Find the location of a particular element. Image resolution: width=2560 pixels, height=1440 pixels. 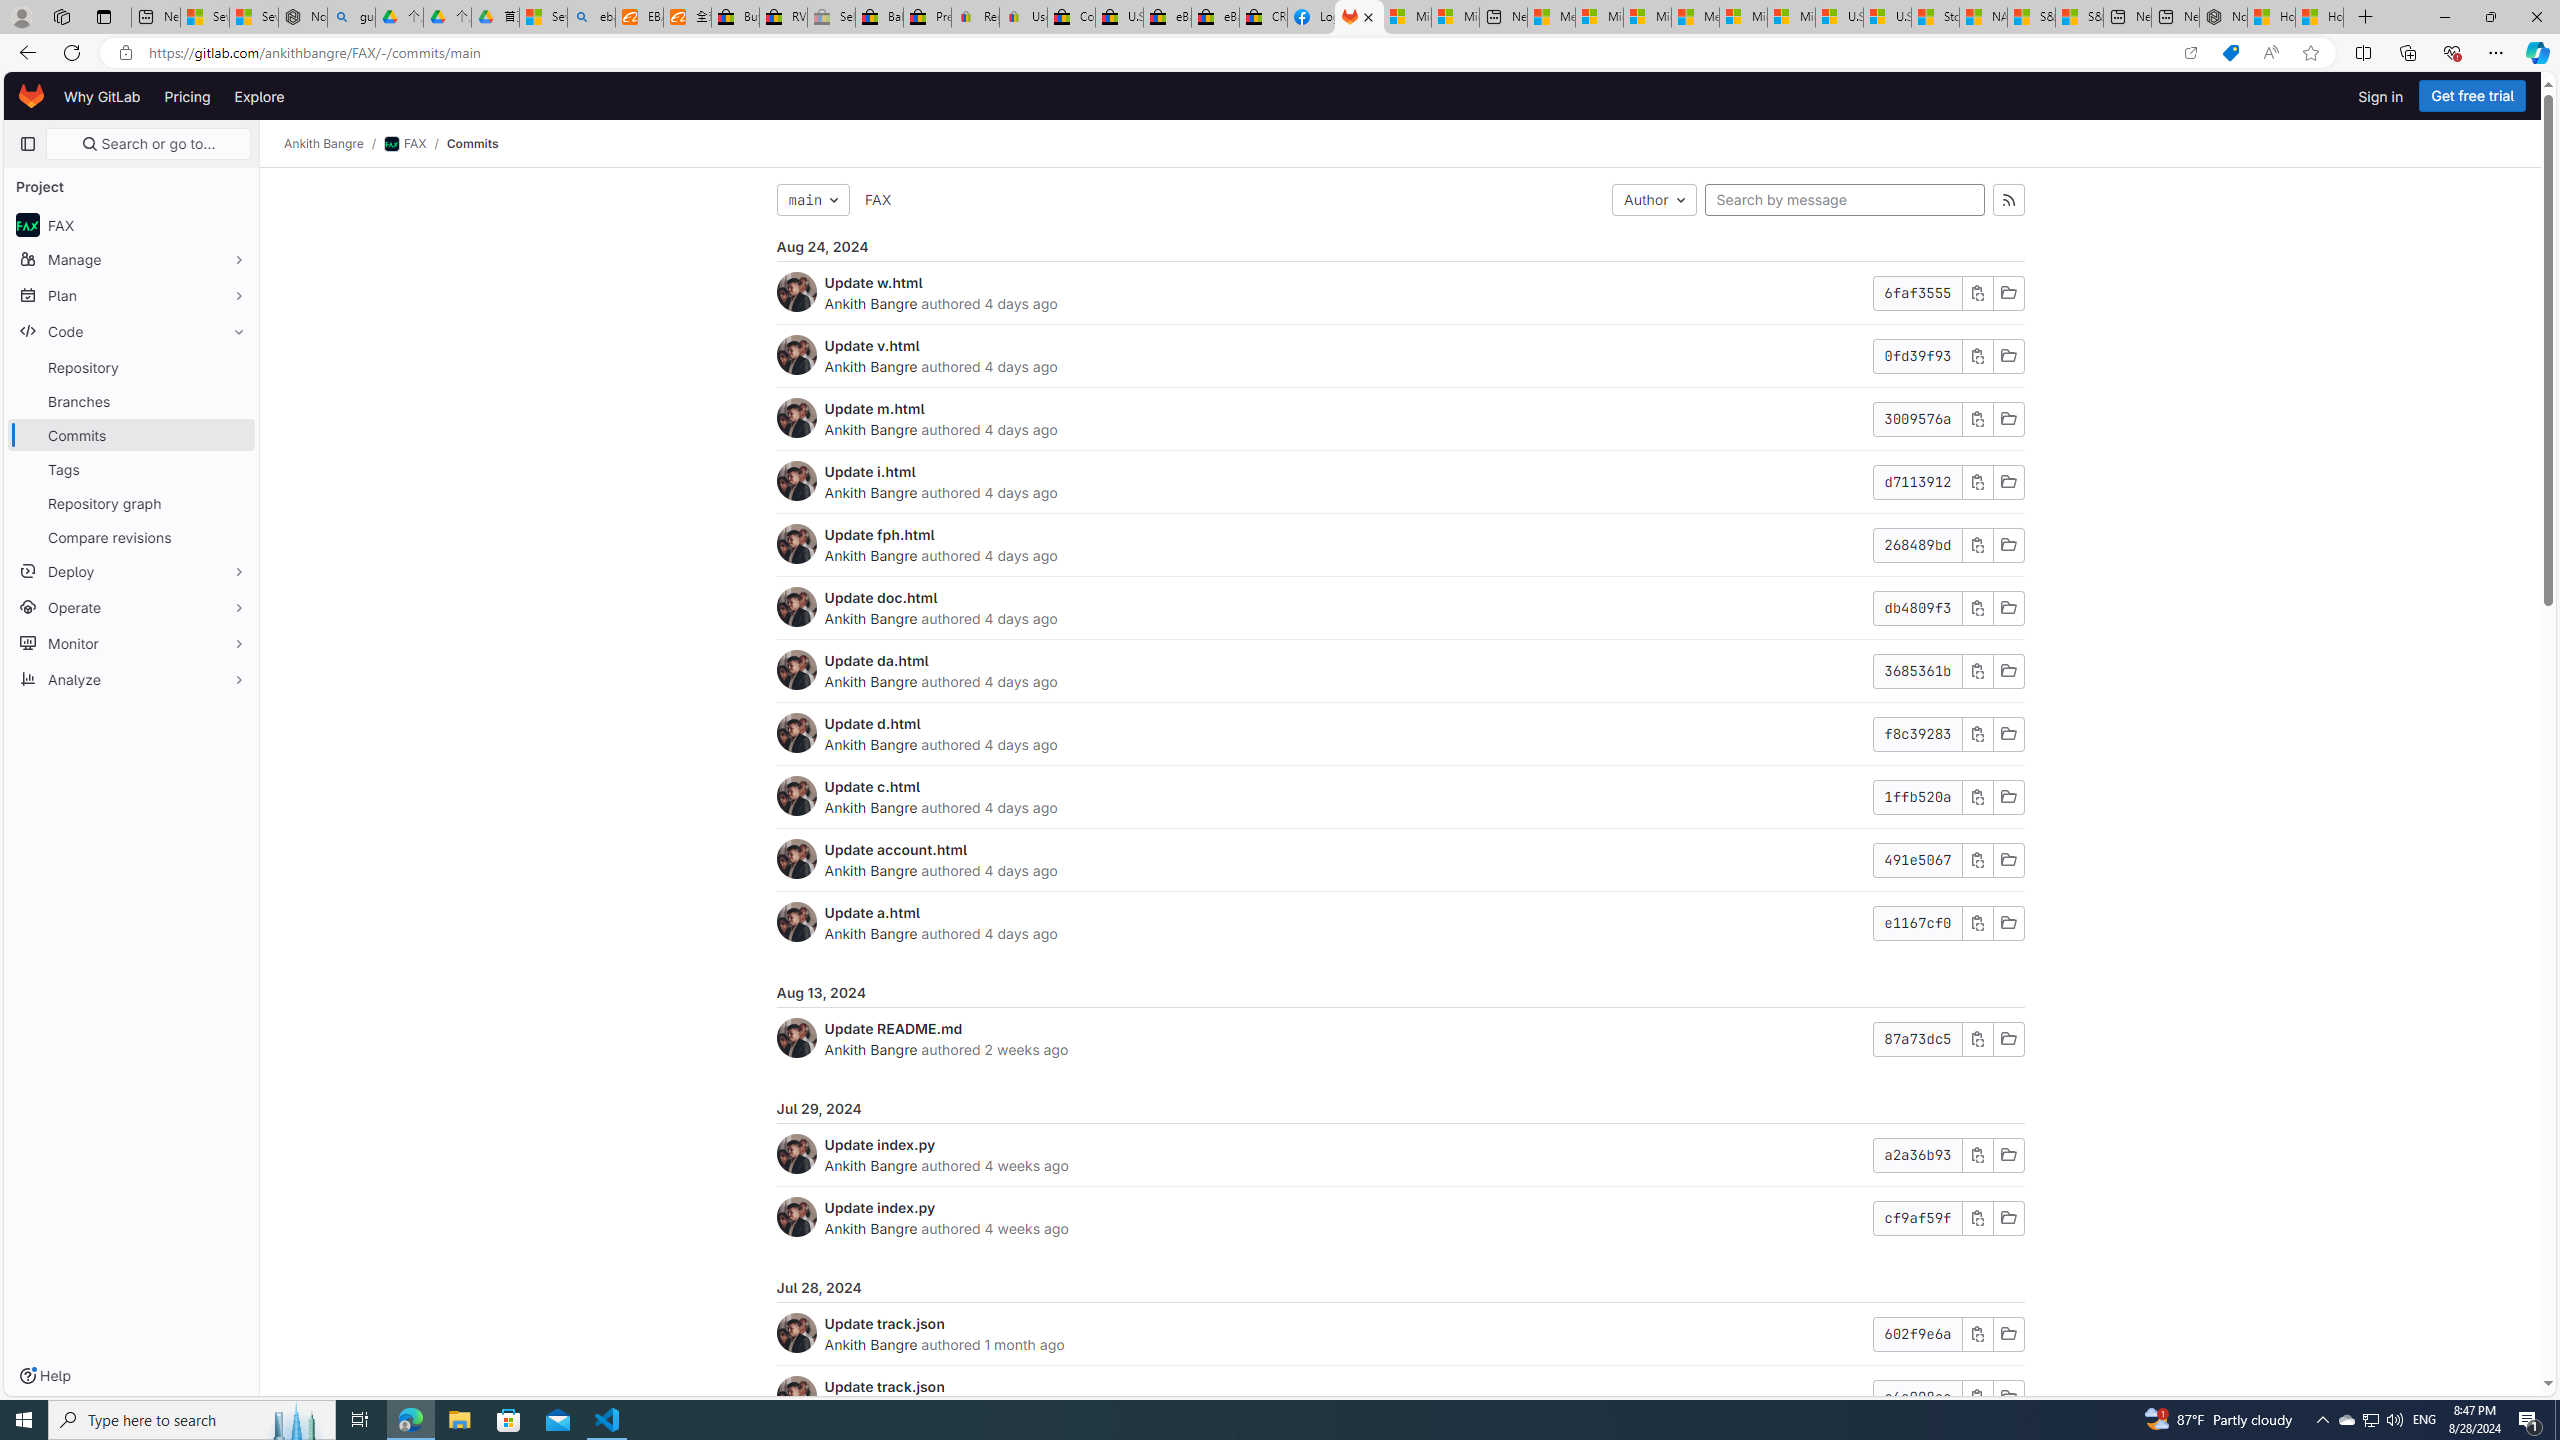

'guge yunpan - Search' is located at coordinates (351, 16).